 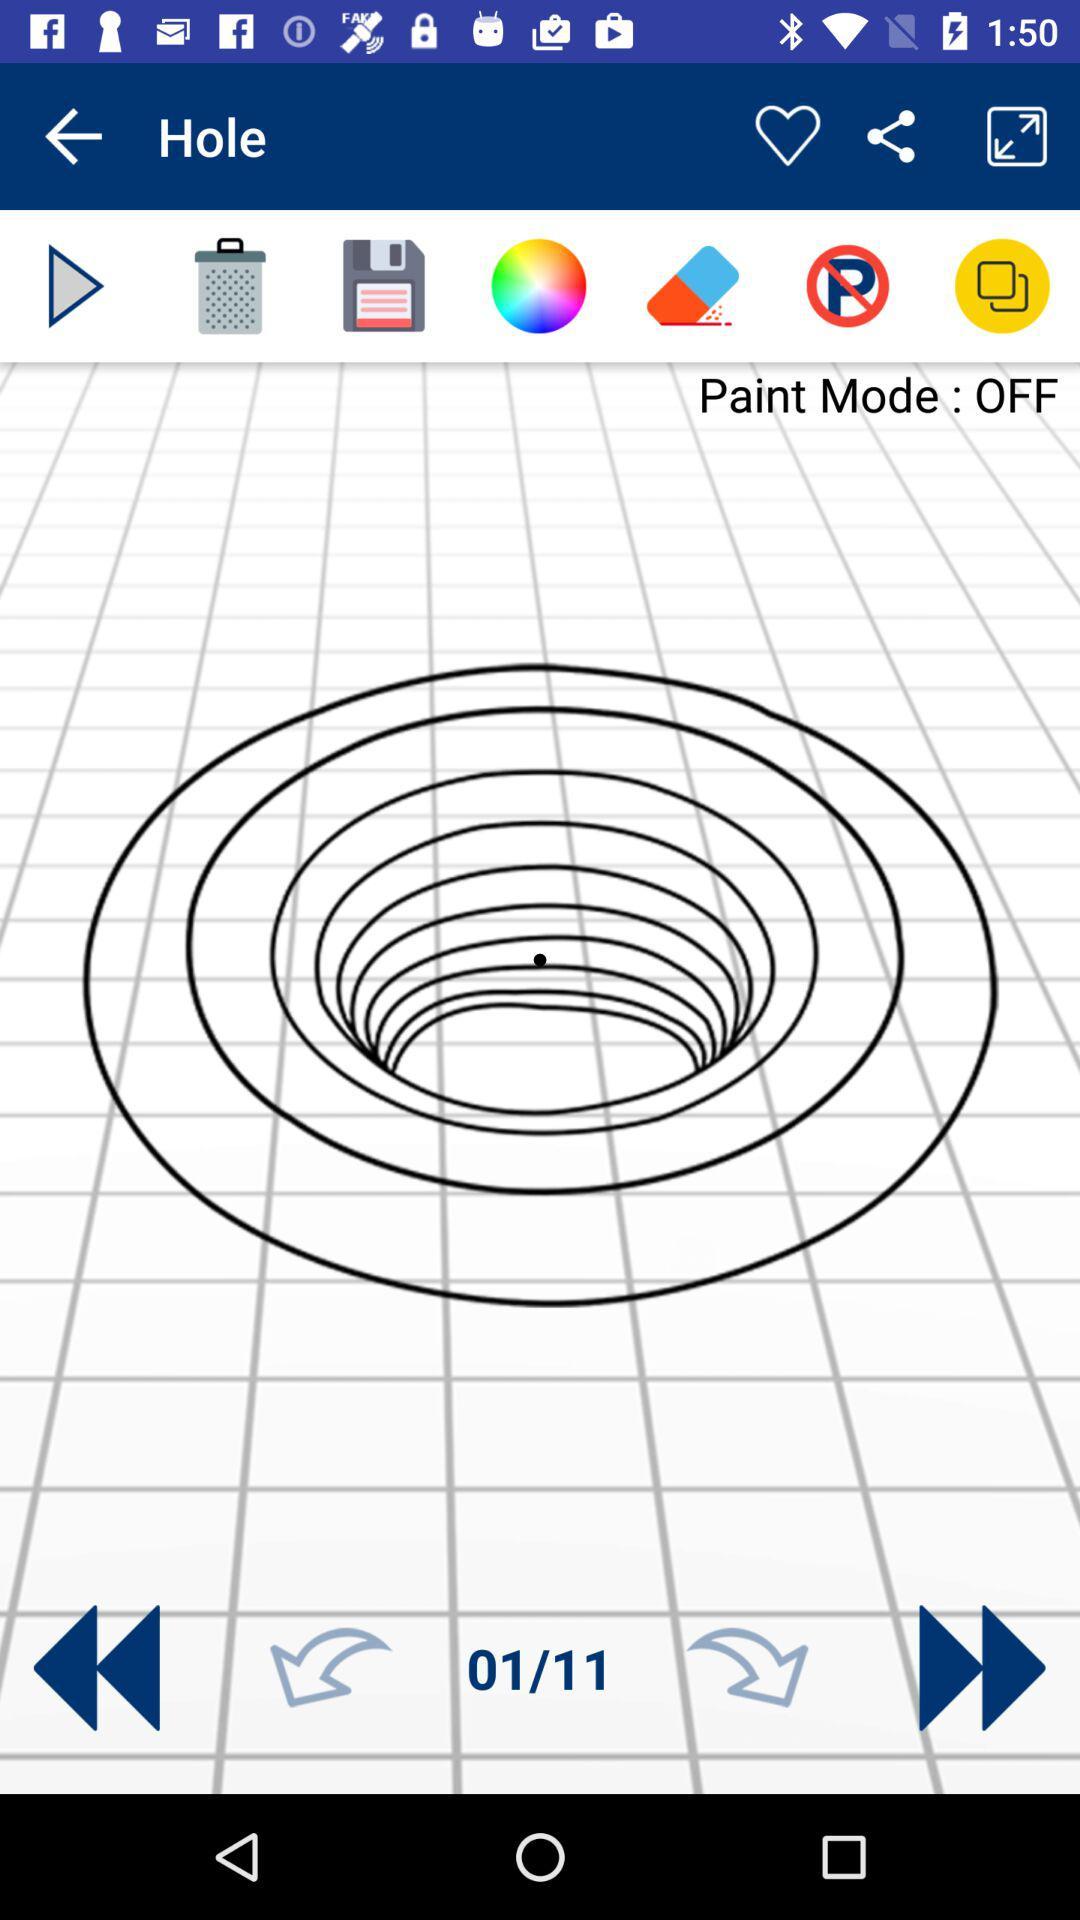 What do you see at coordinates (786, 135) in the screenshot?
I see `to favourites` at bounding box center [786, 135].